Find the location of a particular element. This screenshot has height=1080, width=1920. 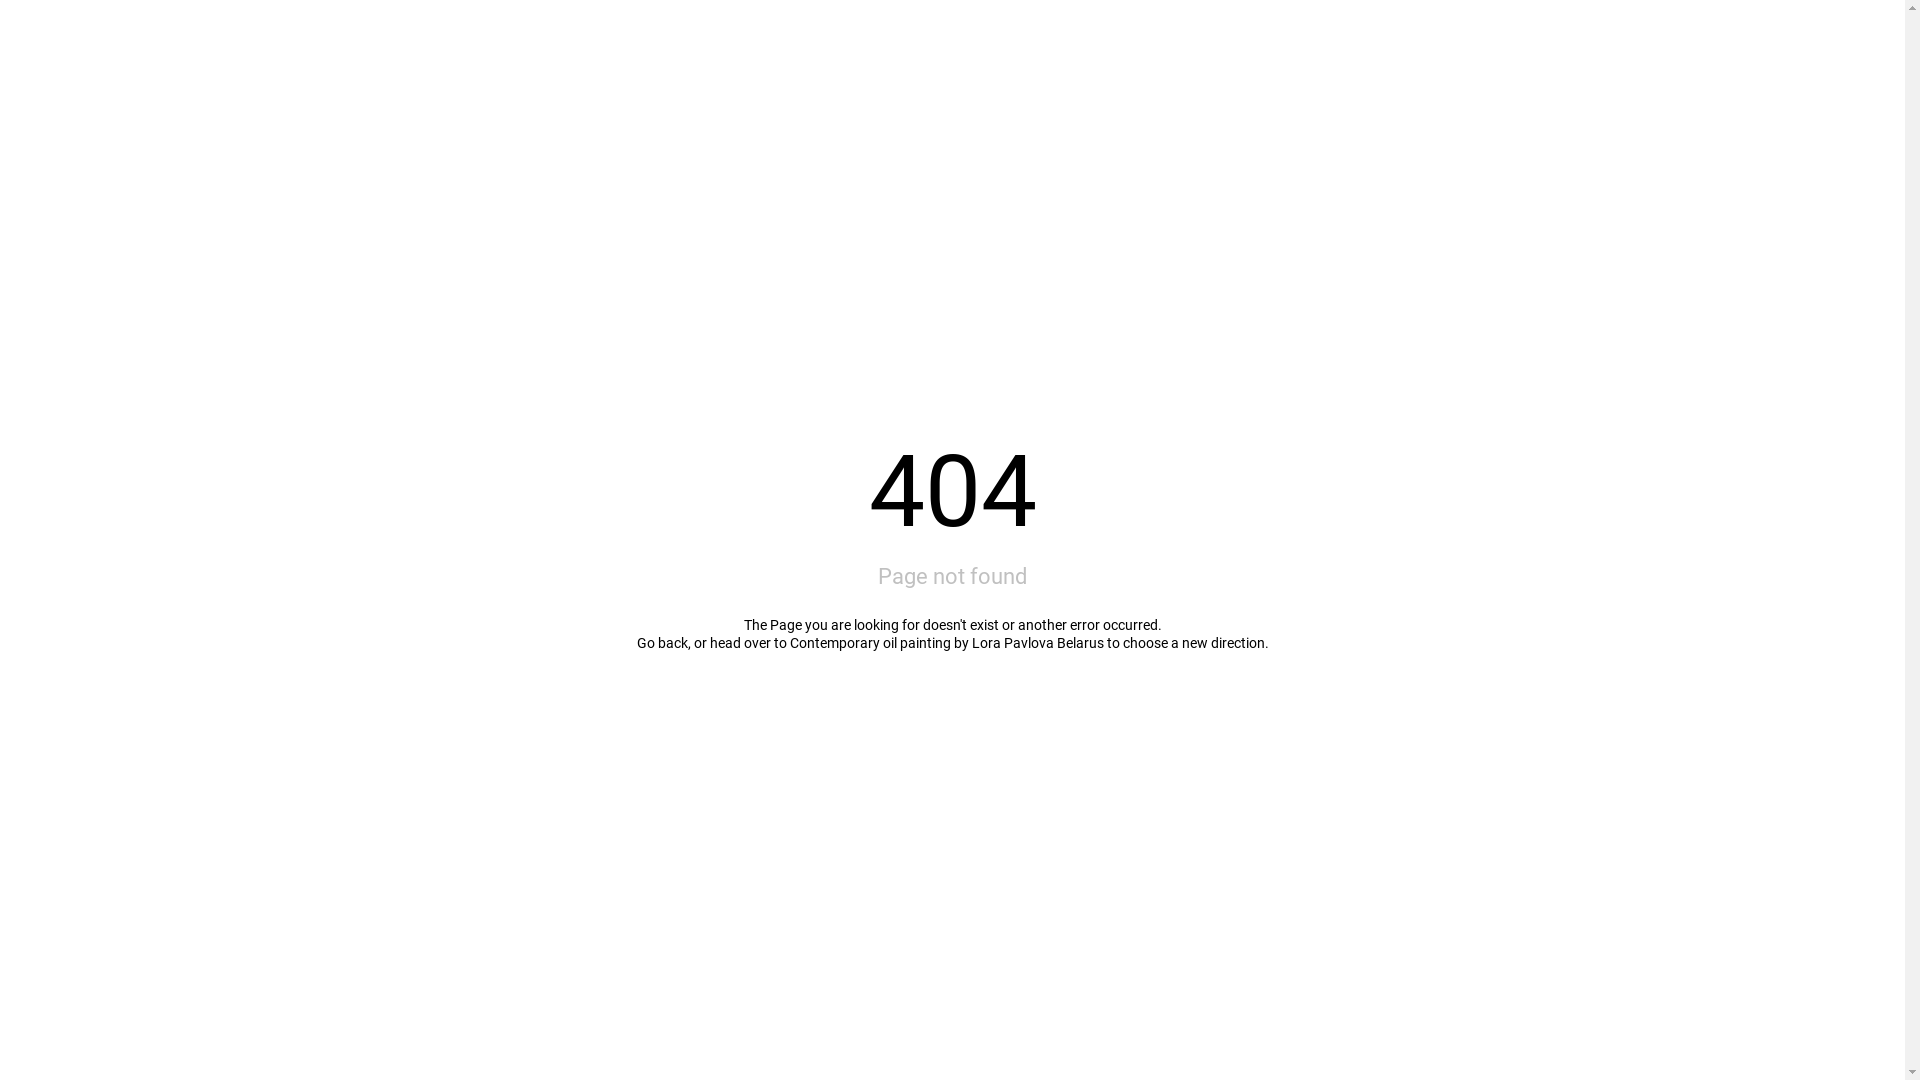

'Go back' is located at coordinates (661, 643).